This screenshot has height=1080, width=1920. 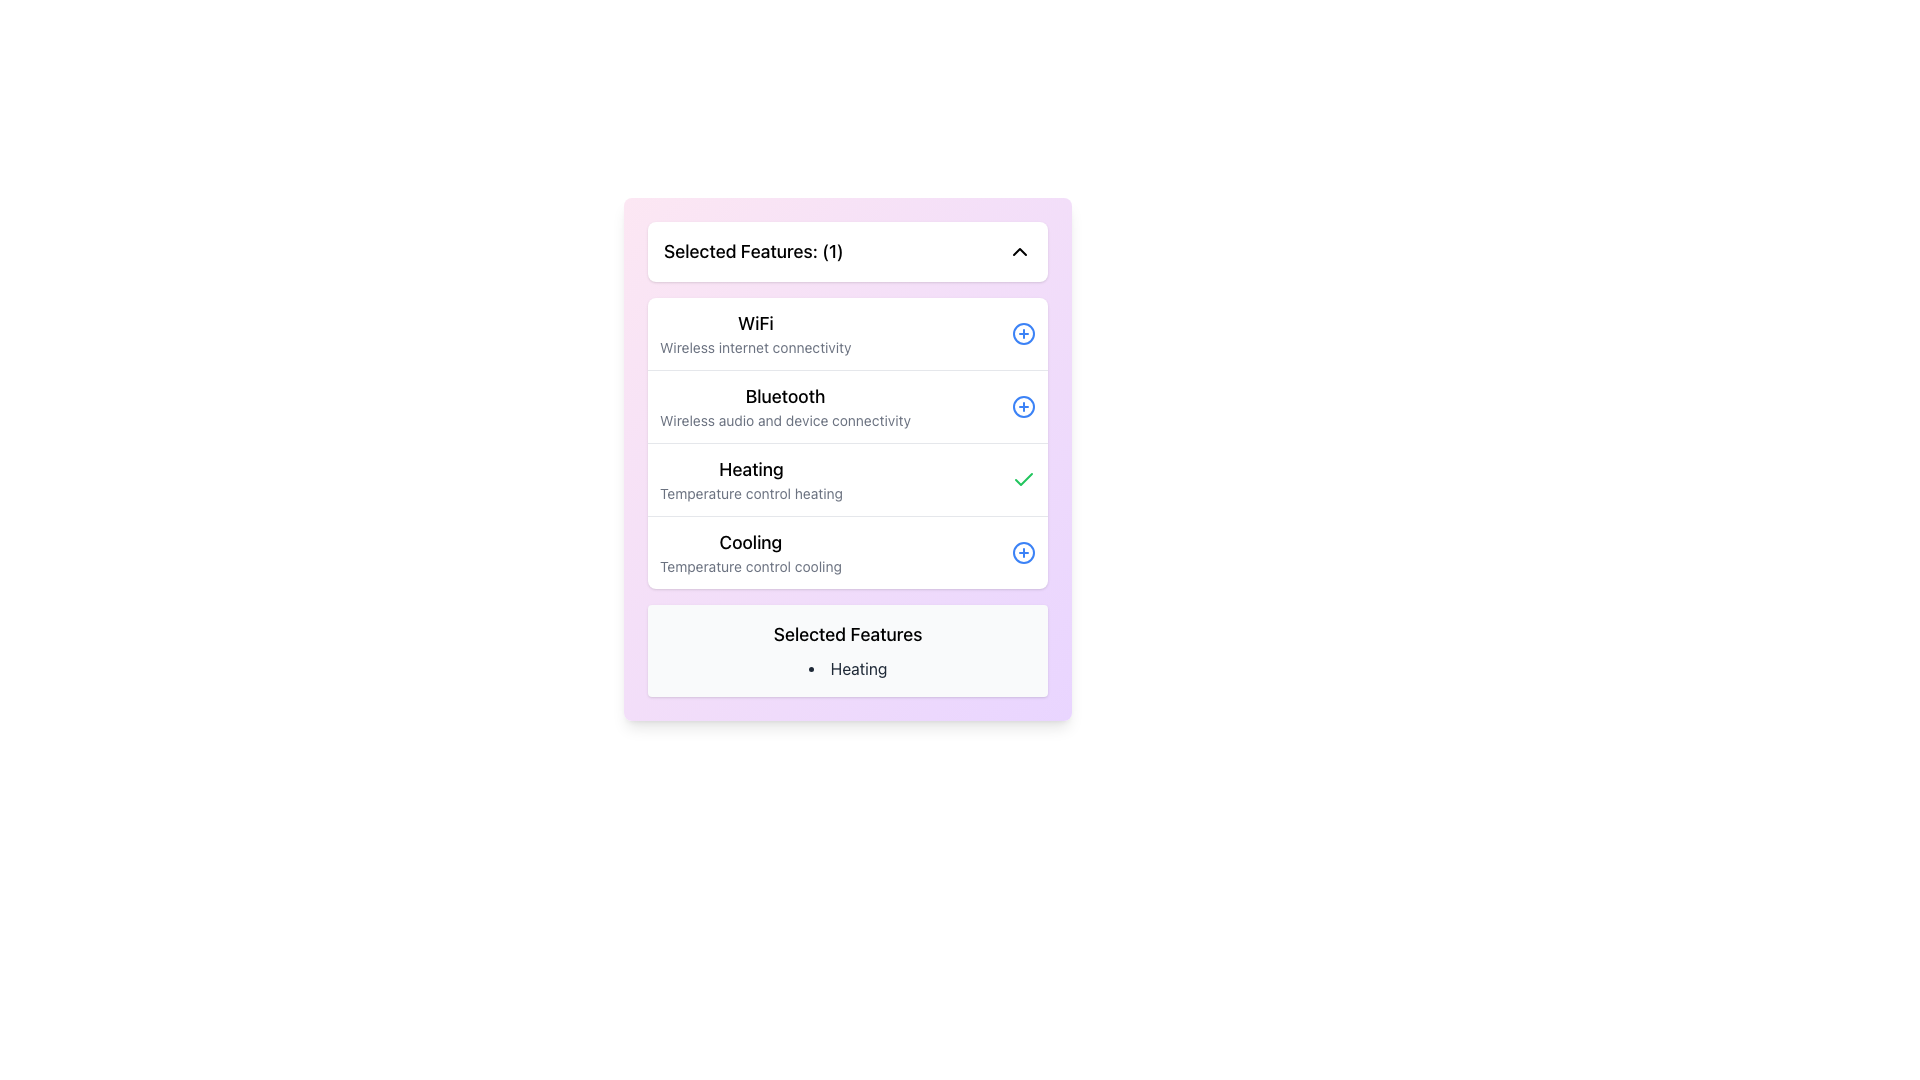 I want to click on the state of the checkmark icon that symbolizes the activation of the 'Heating' feature, which is positioned to the right of the feature text and above the 'Temperature control heating' description, so click(x=1023, y=479).